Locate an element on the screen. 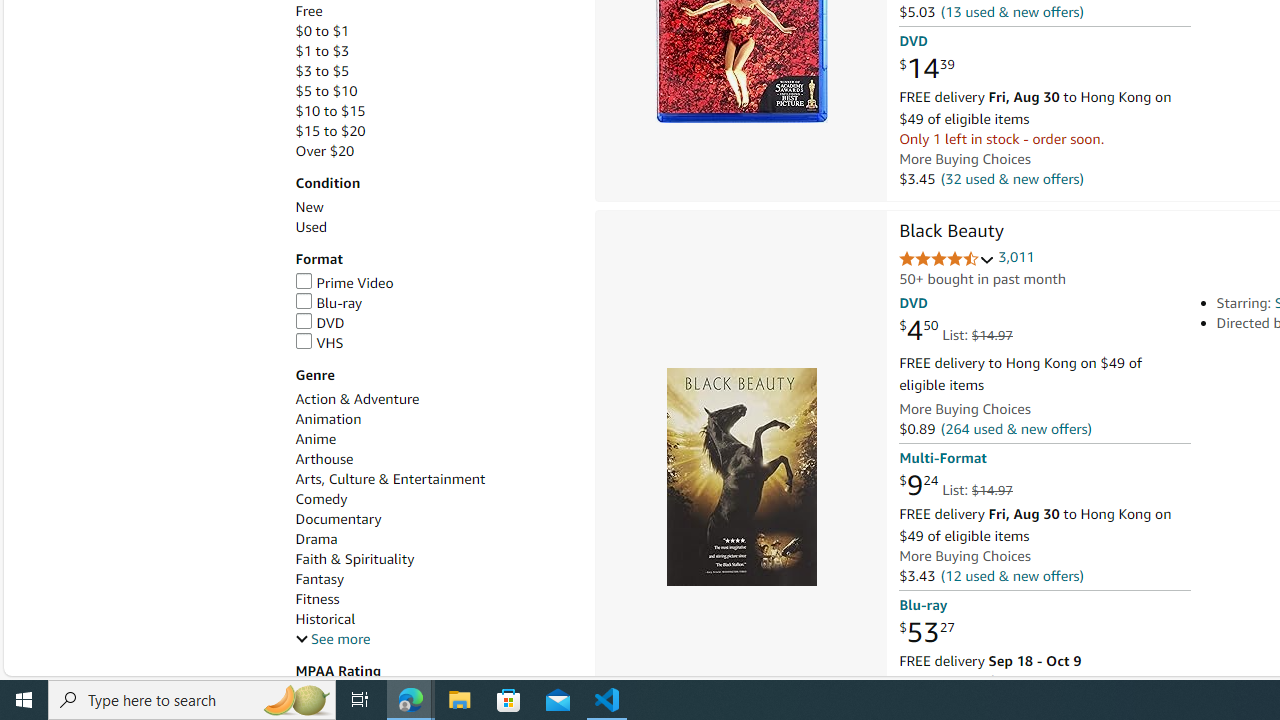  'Action & Adventure' is located at coordinates (357, 399).